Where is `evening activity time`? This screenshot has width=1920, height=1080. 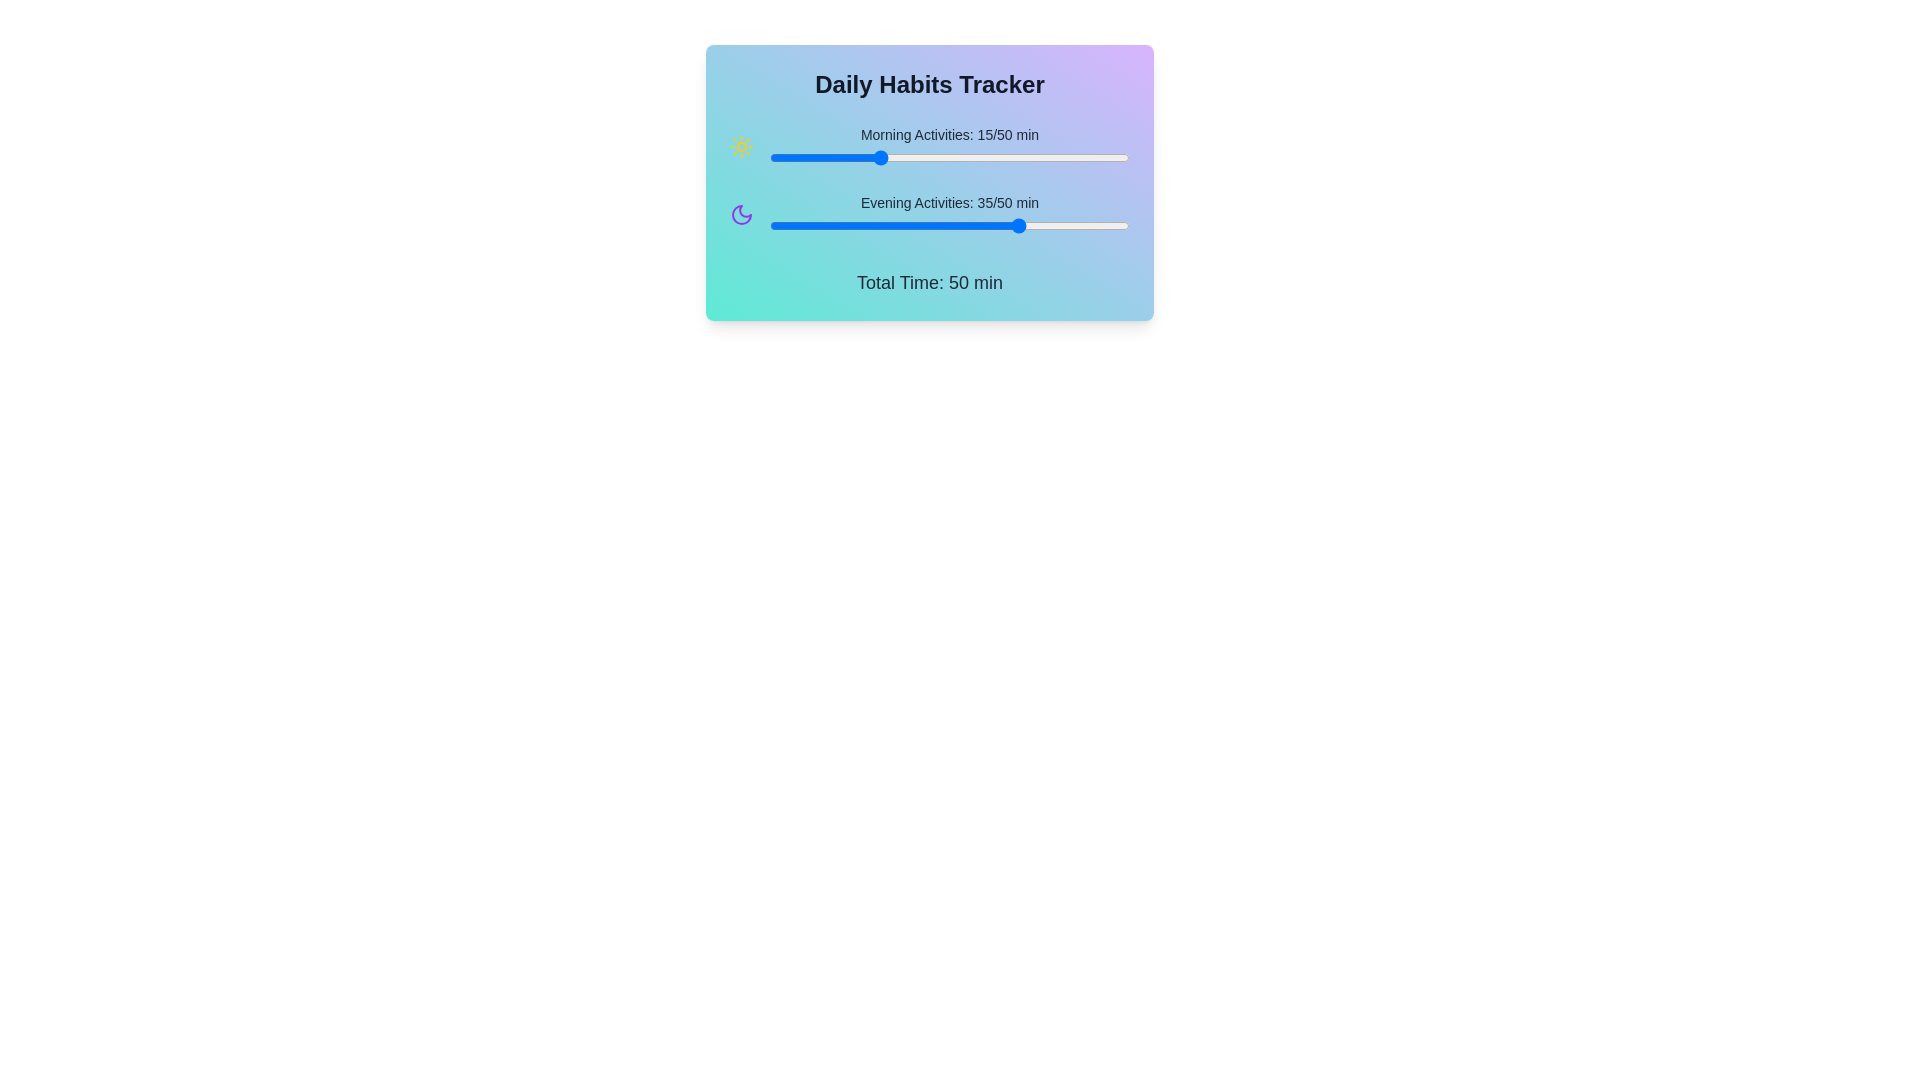
evening activity time is located at coordinates (898, 225).